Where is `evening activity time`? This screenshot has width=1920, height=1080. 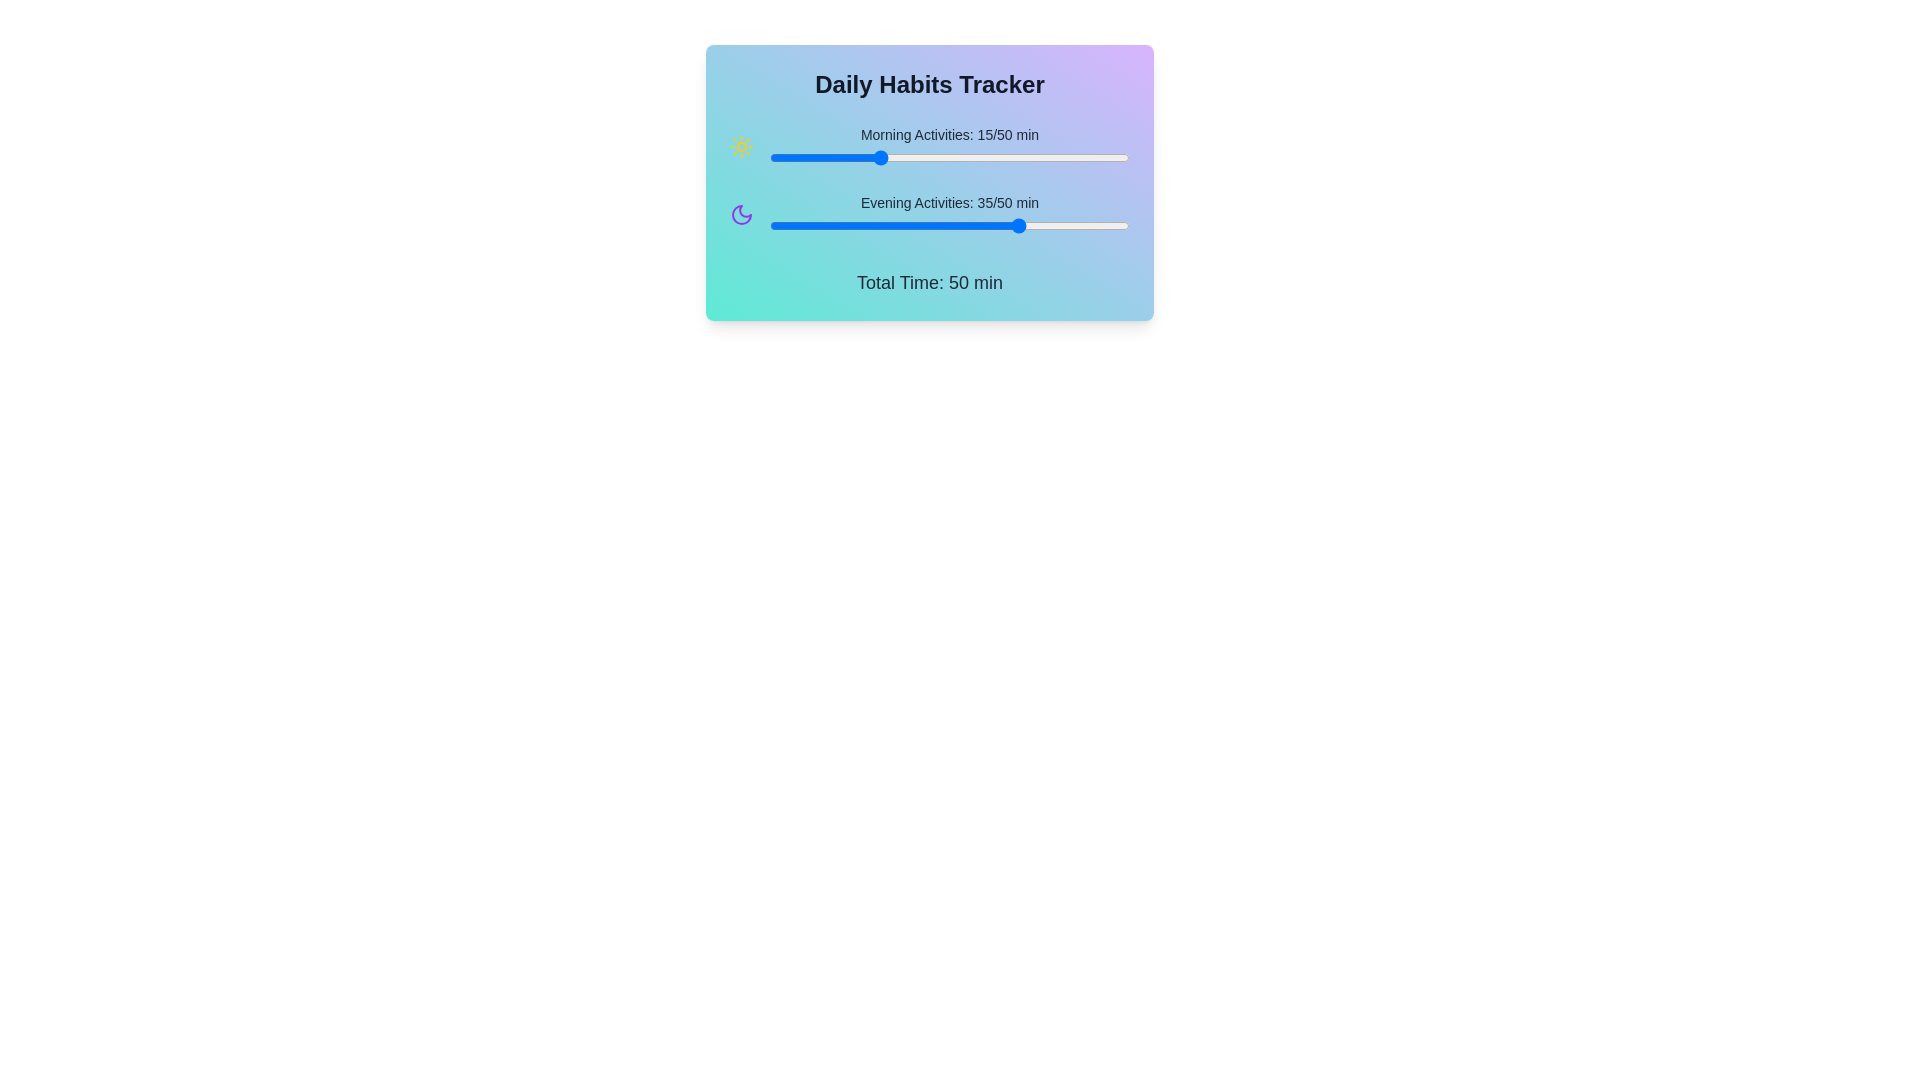
evening activity time is located at coordinates (898, 225).